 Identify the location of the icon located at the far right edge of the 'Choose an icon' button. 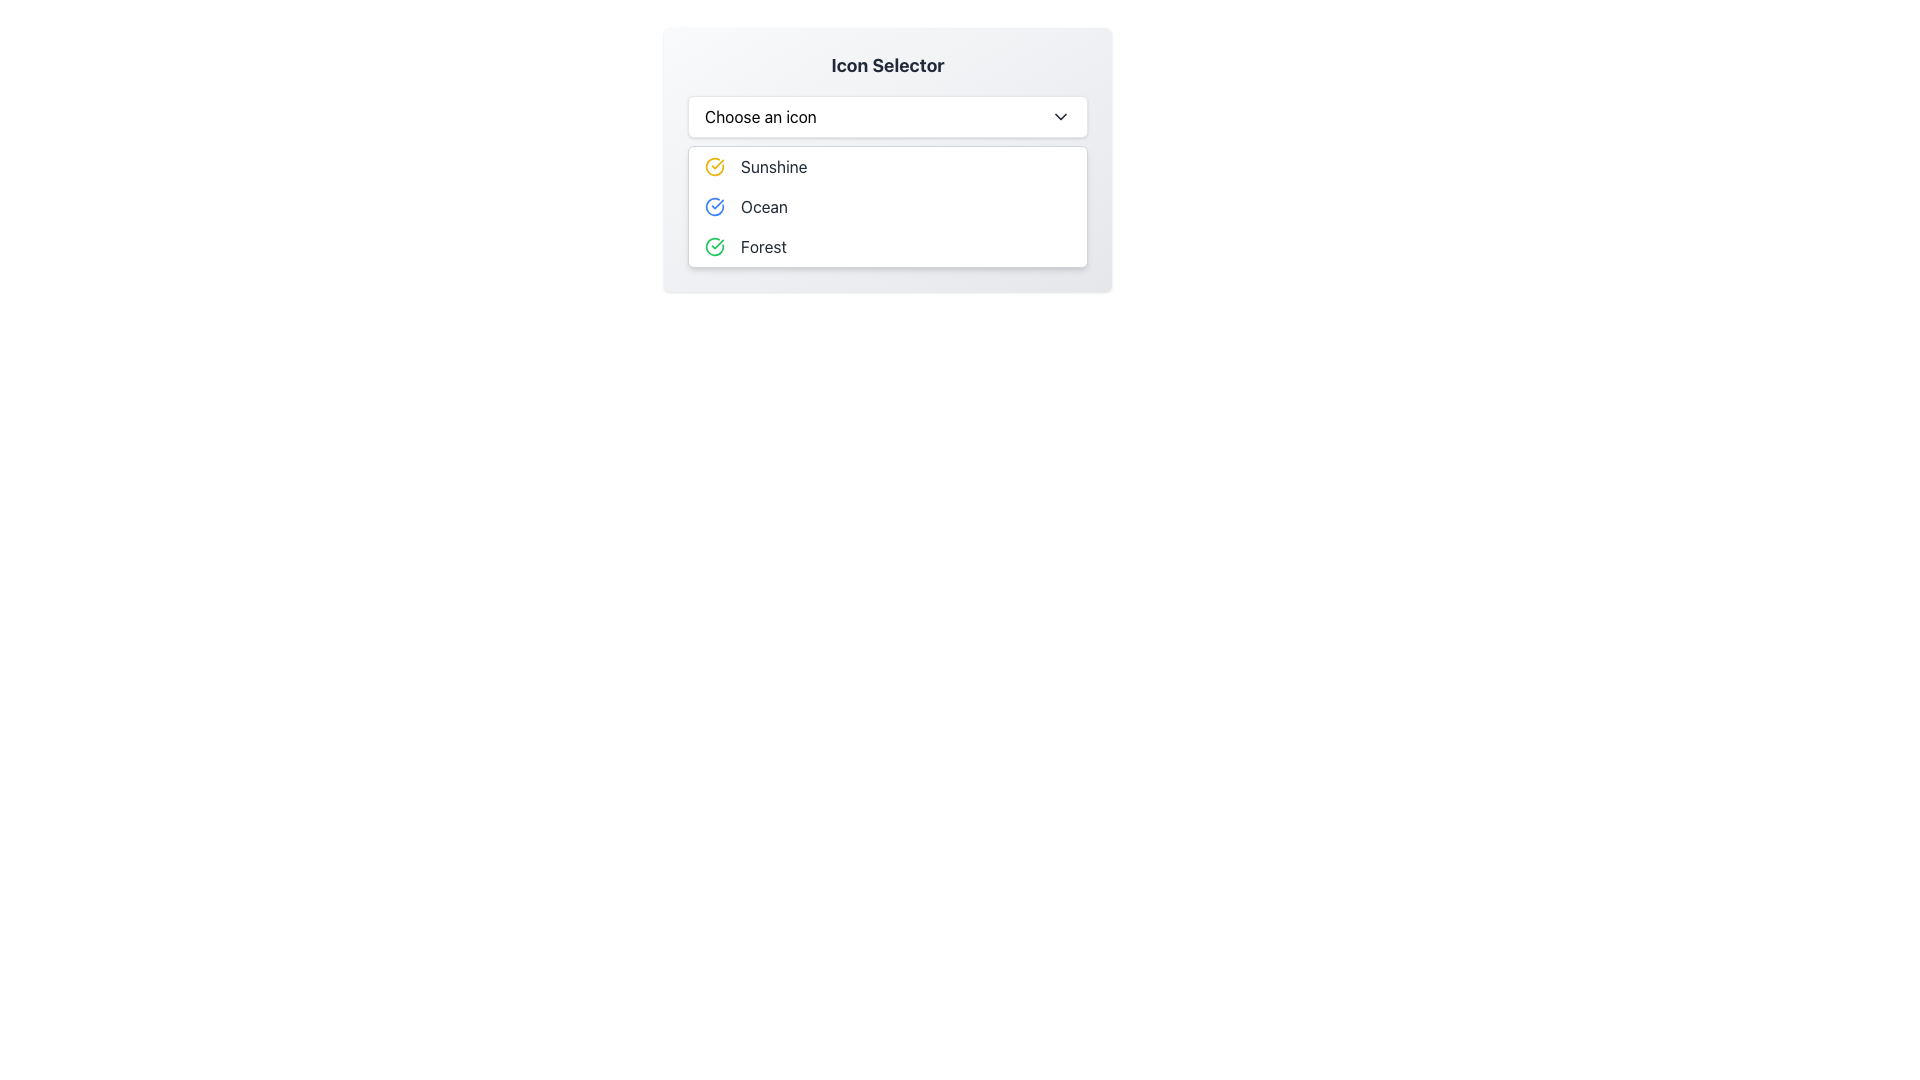
(1059, 116).